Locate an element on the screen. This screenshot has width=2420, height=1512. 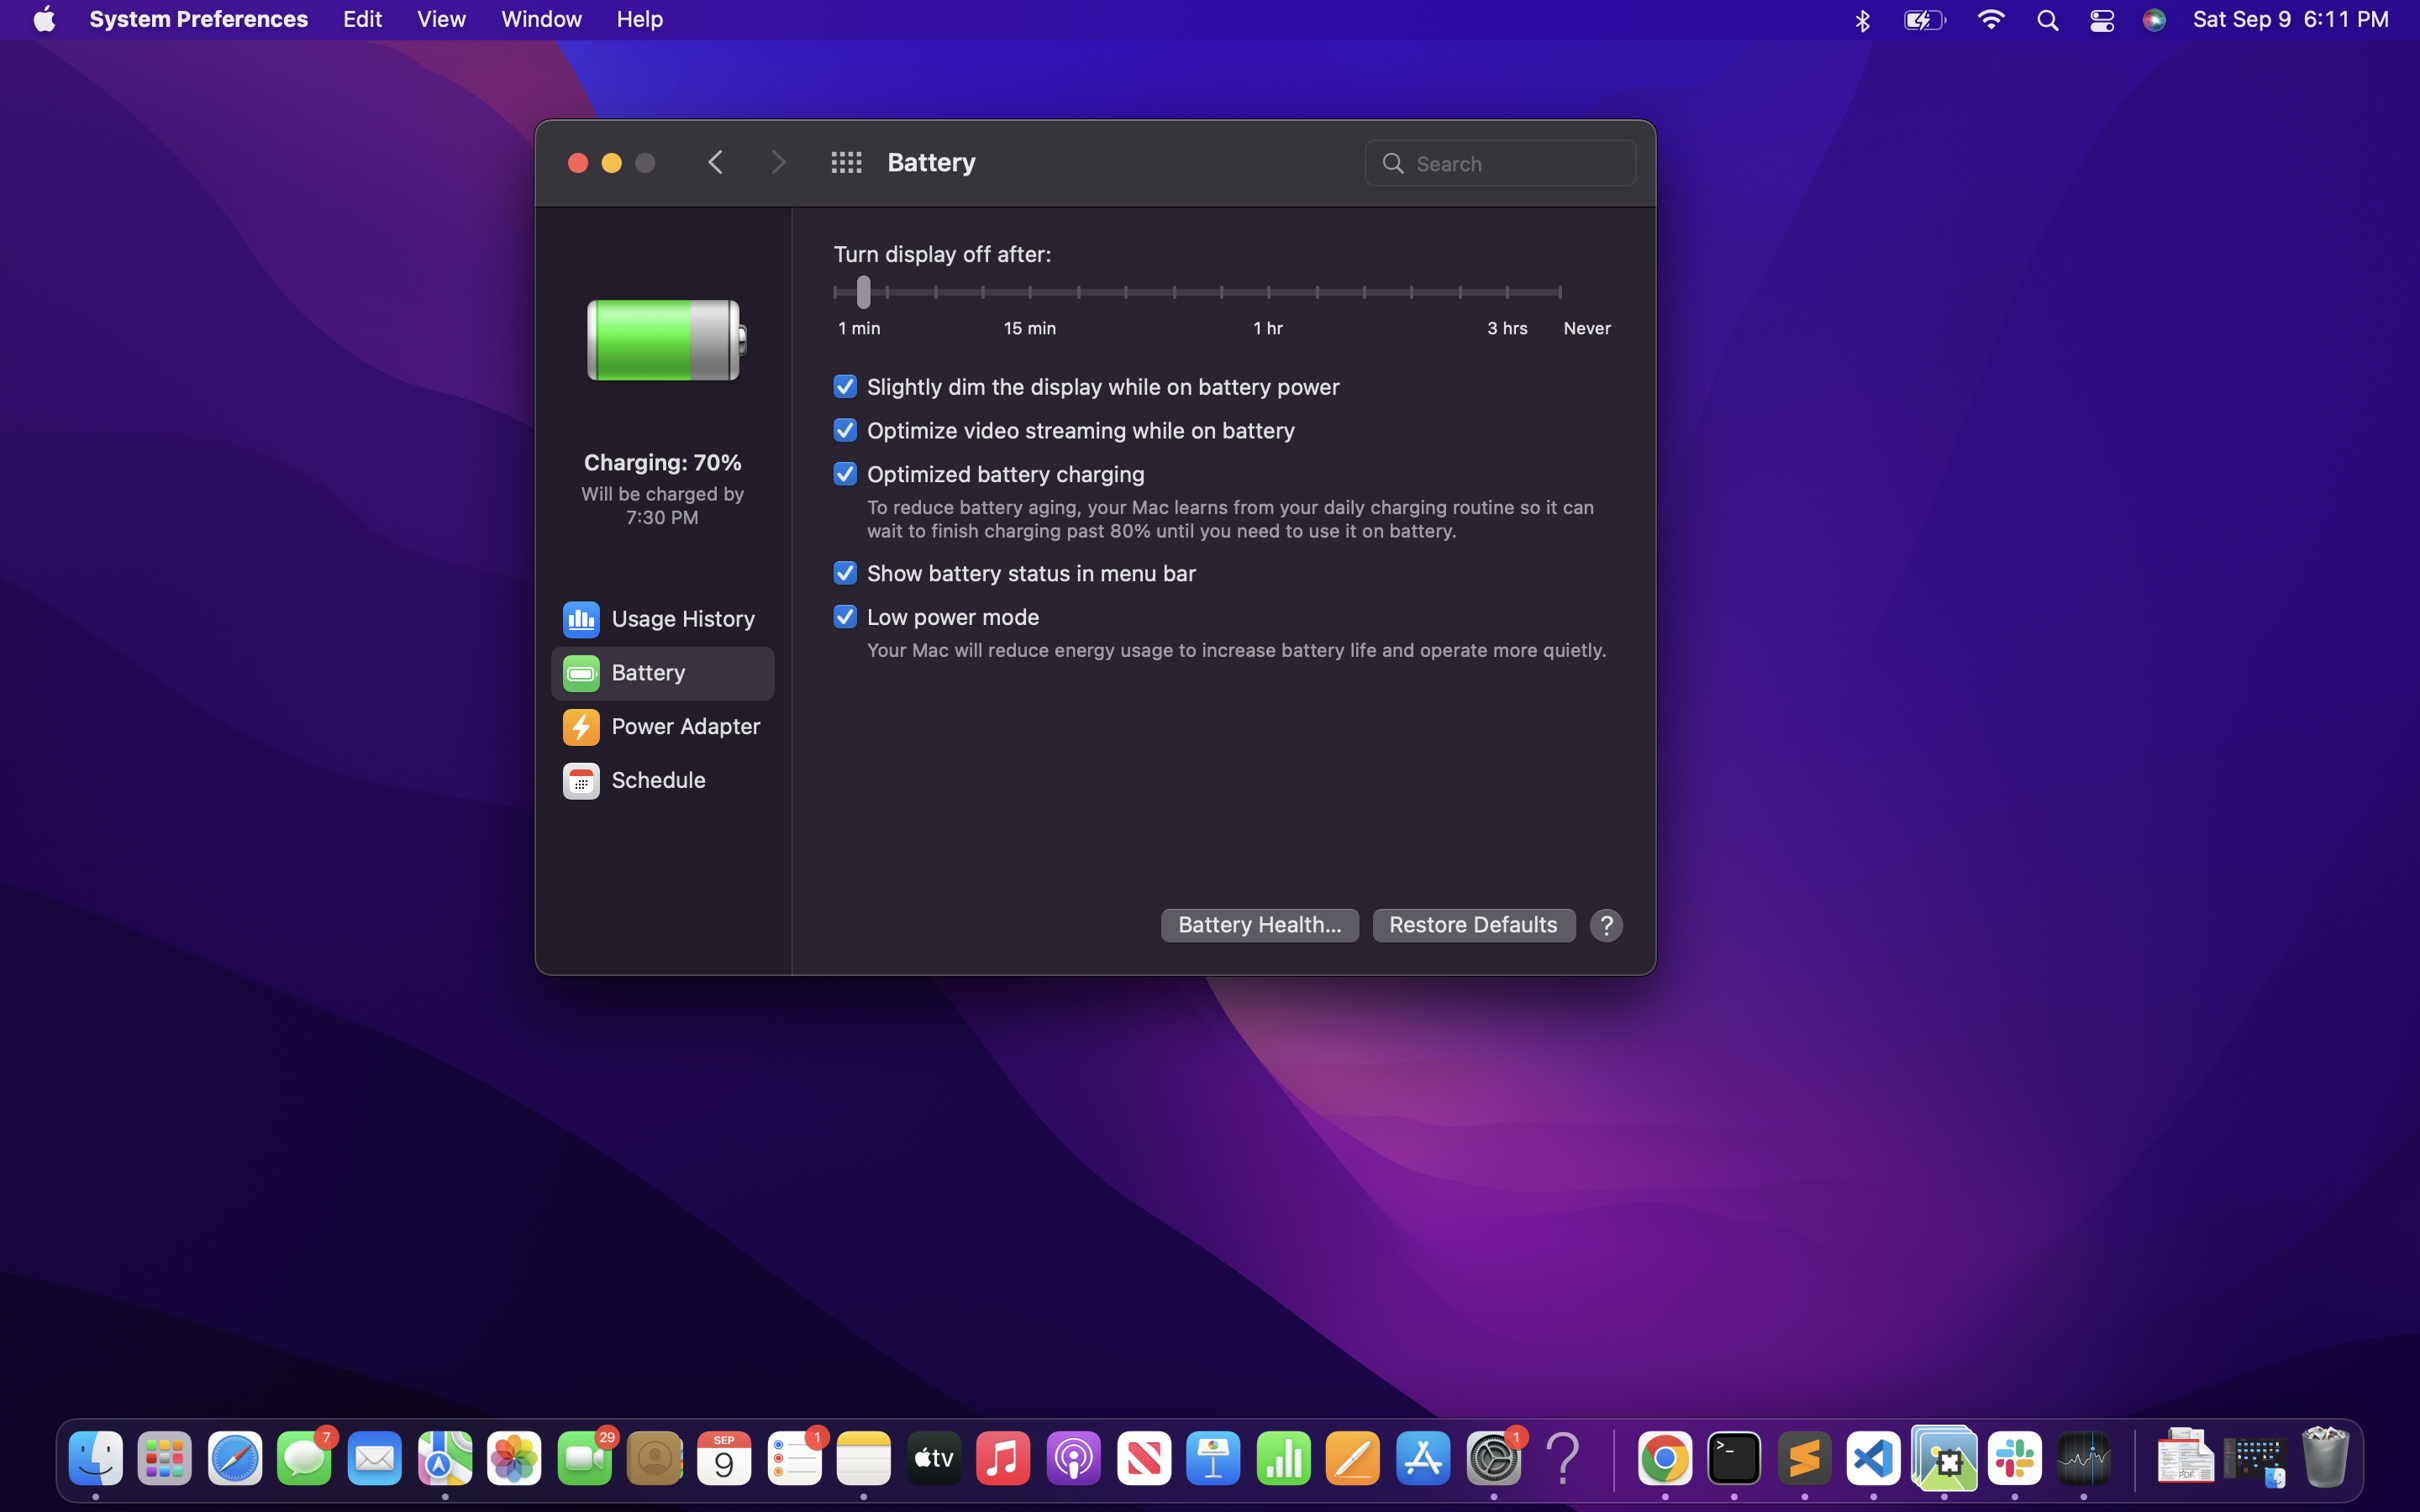
Restore default settings is located at coordinates (1475, 925).